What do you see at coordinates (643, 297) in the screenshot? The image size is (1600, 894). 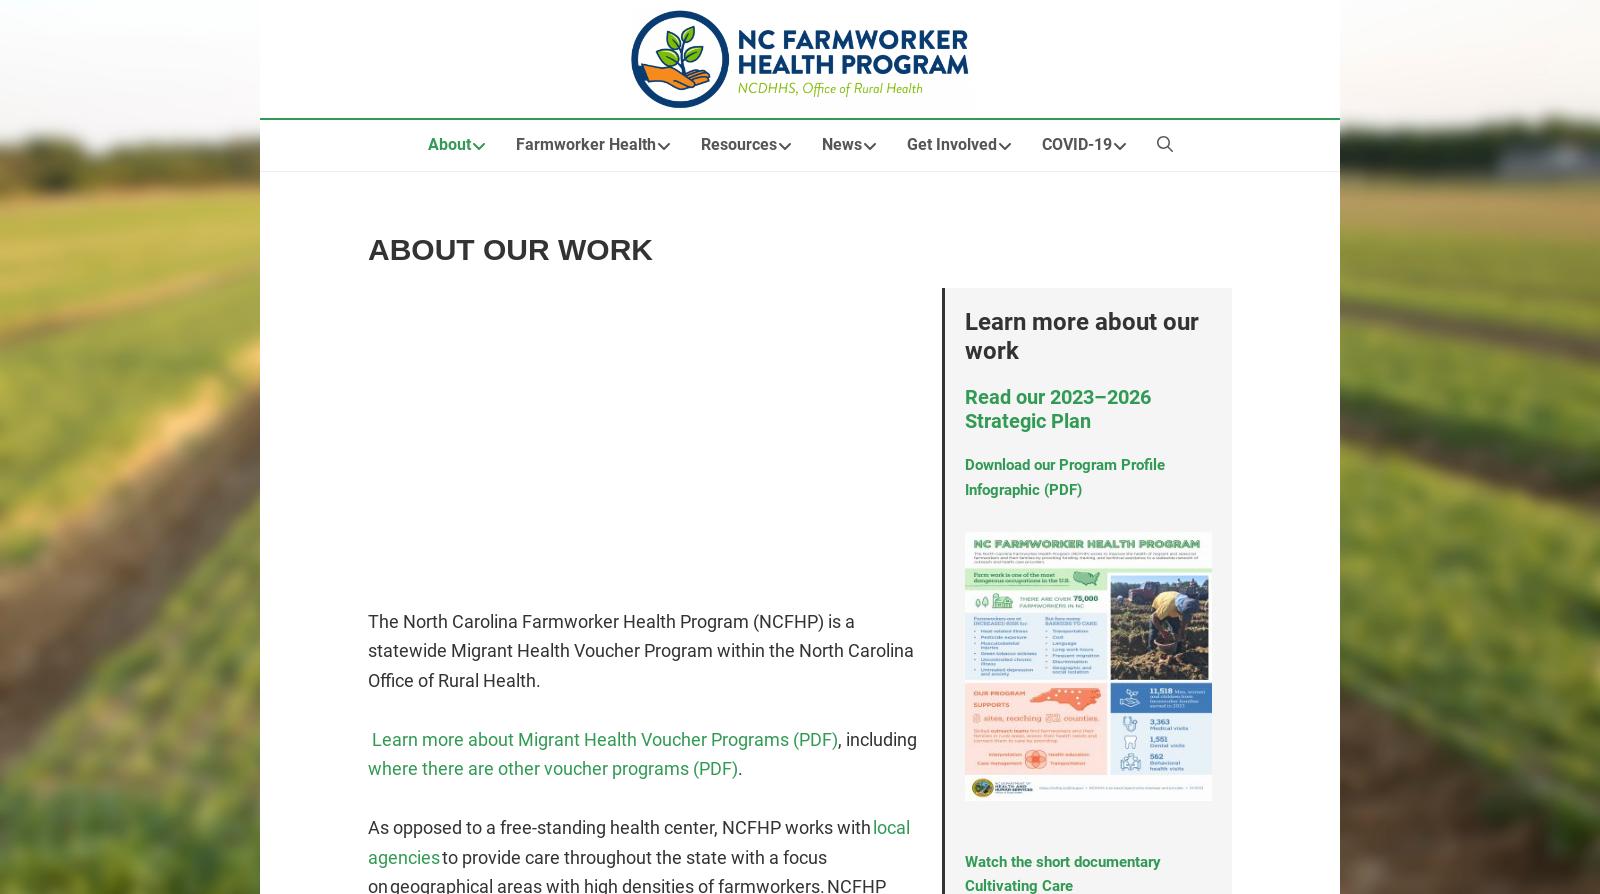 I see `'Health Education Modules'` at bounding box center [643, 297].